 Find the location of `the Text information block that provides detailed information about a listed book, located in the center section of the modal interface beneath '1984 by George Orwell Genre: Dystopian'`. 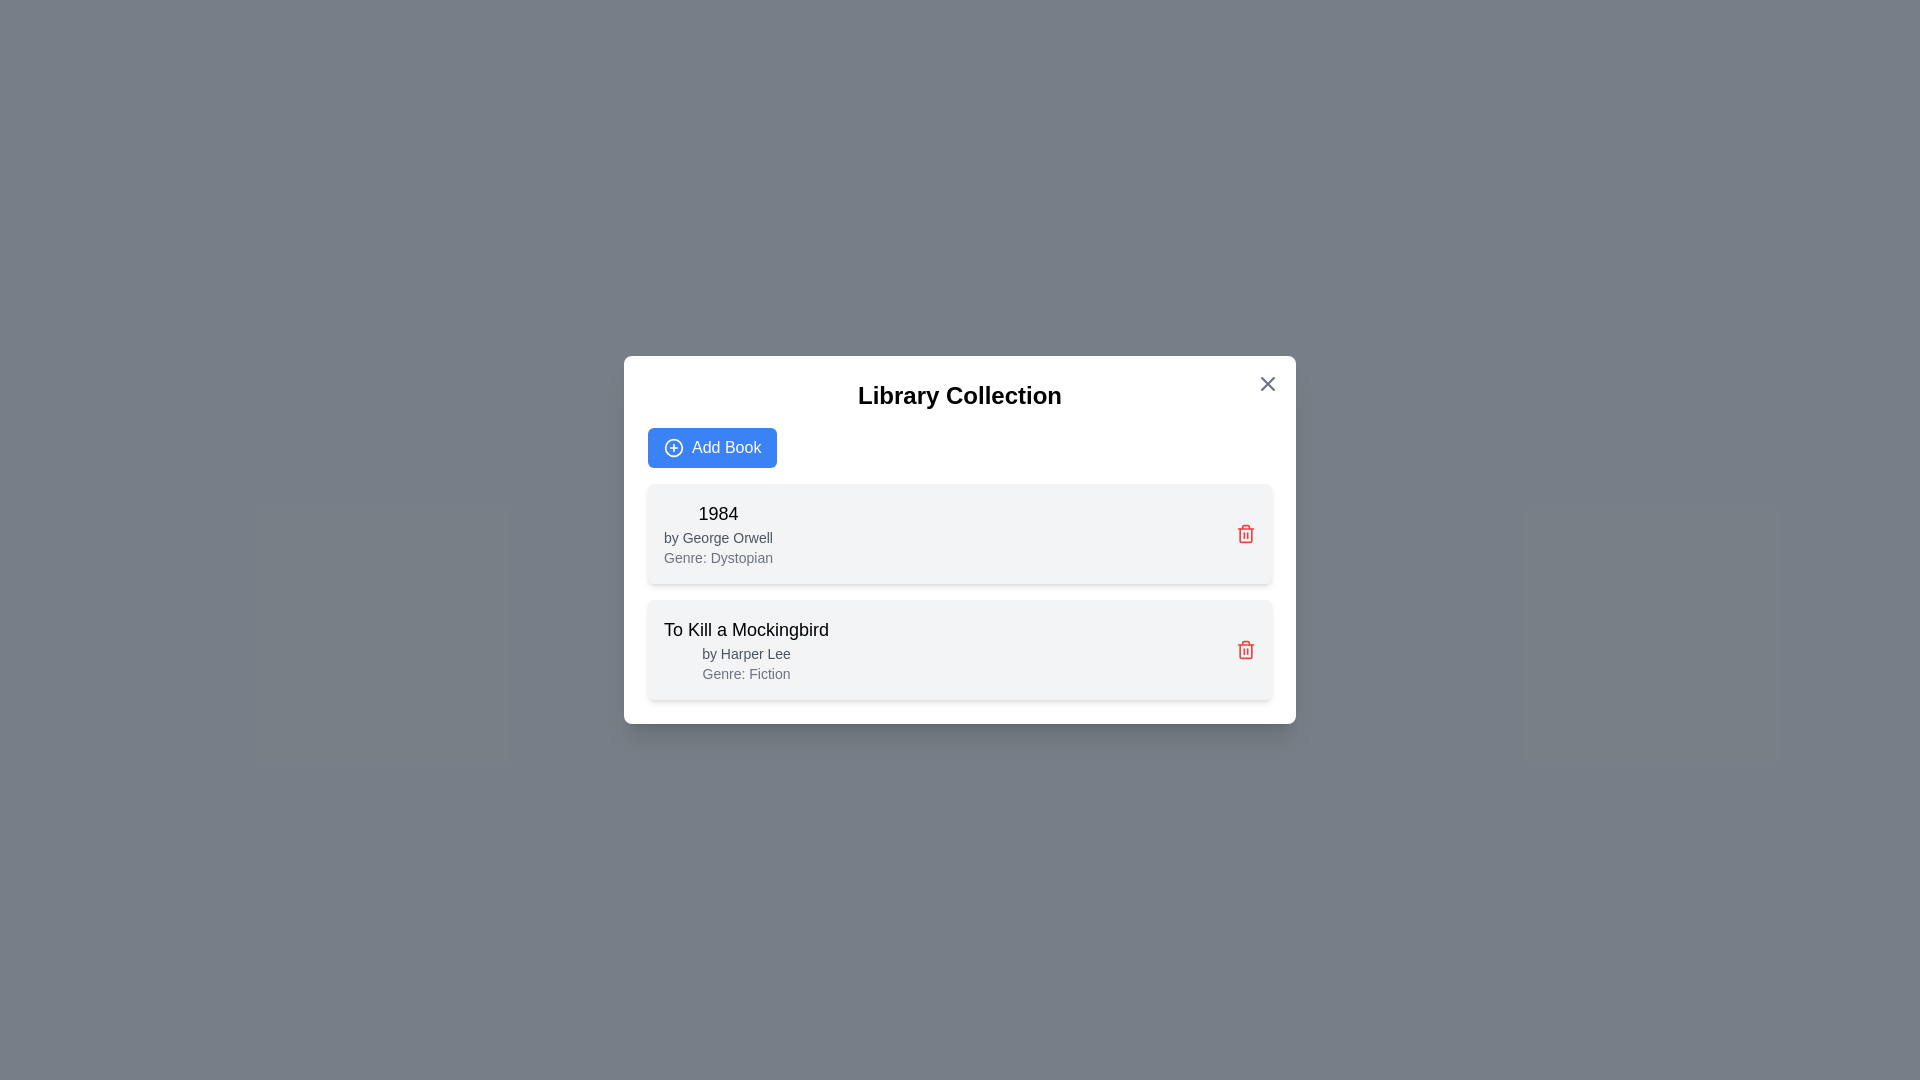

the Text information block that provides detailed information about a listed book, located in the center section of the modal interface beneath '1984 by George Orwell Genre: Dystopian' is located at coordinates (745, 650).